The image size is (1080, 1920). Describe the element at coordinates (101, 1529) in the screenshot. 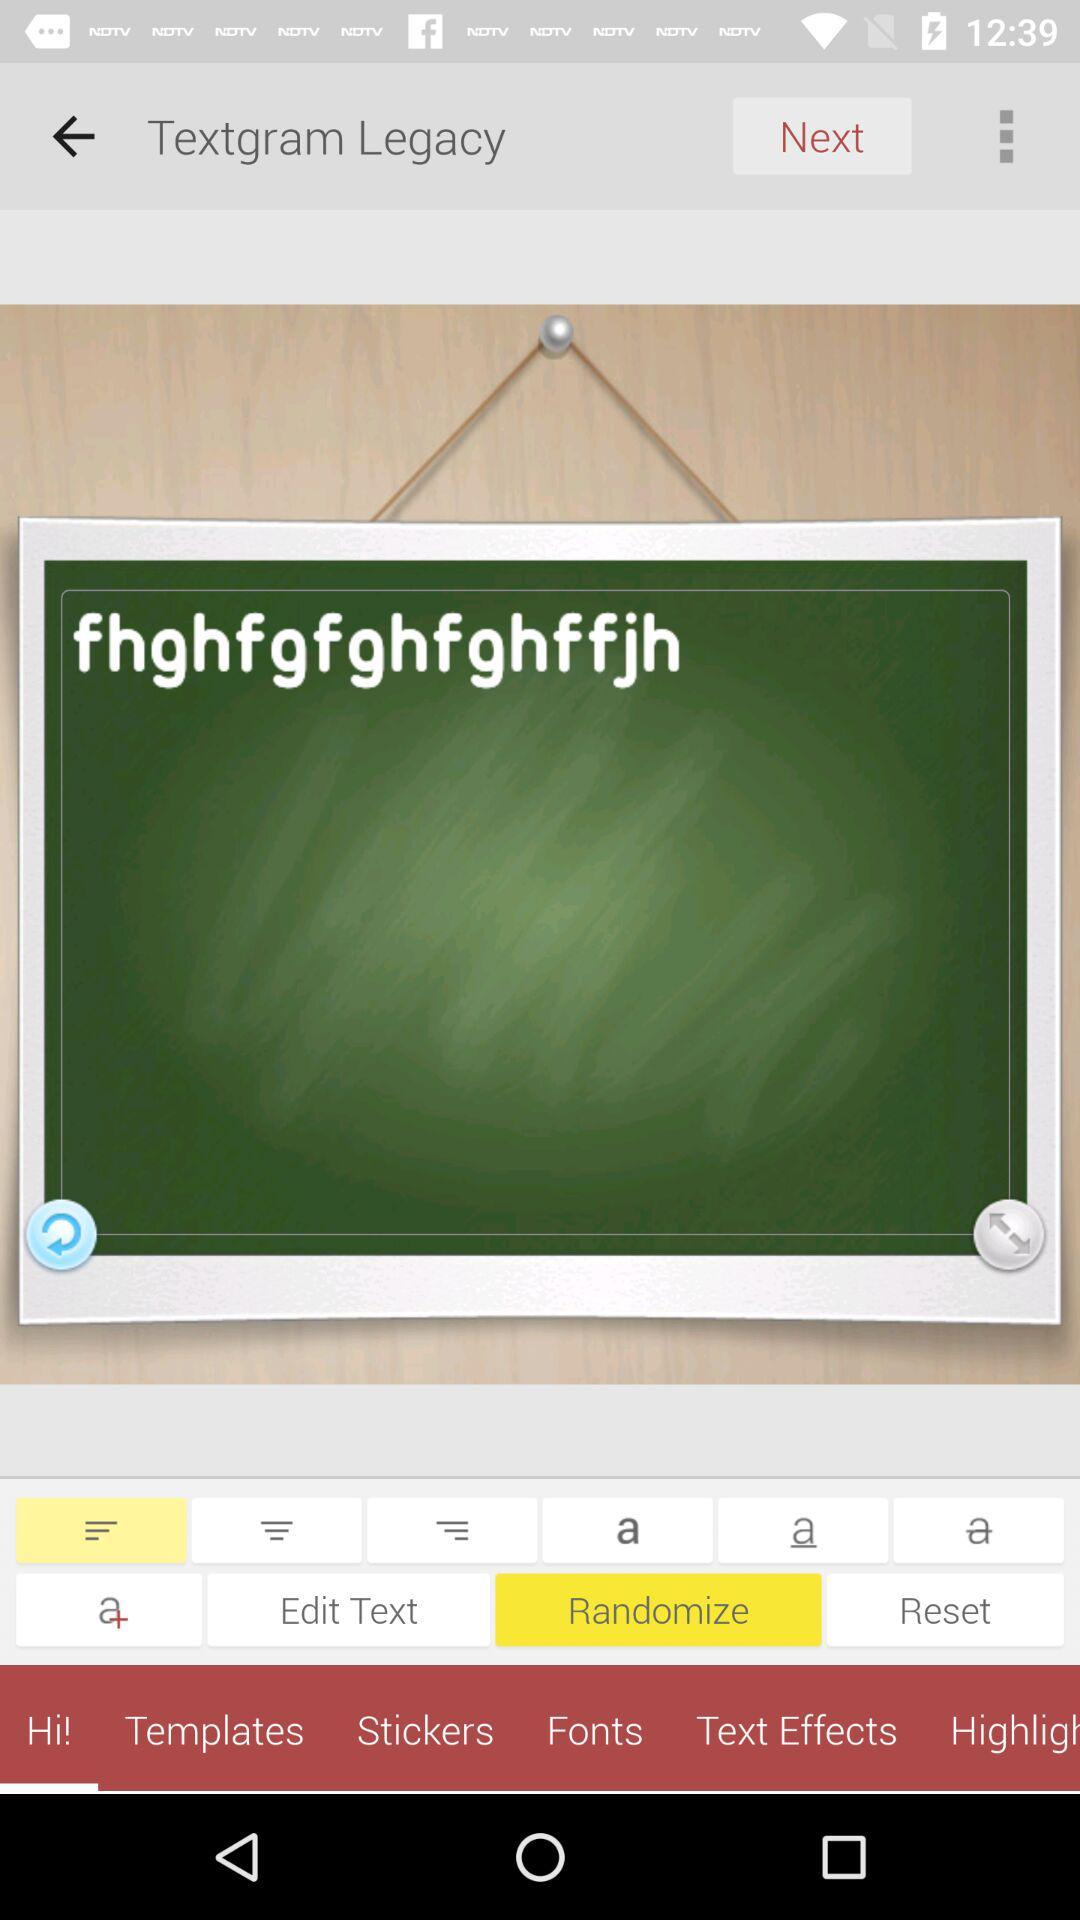

I see `left align text` at that location.